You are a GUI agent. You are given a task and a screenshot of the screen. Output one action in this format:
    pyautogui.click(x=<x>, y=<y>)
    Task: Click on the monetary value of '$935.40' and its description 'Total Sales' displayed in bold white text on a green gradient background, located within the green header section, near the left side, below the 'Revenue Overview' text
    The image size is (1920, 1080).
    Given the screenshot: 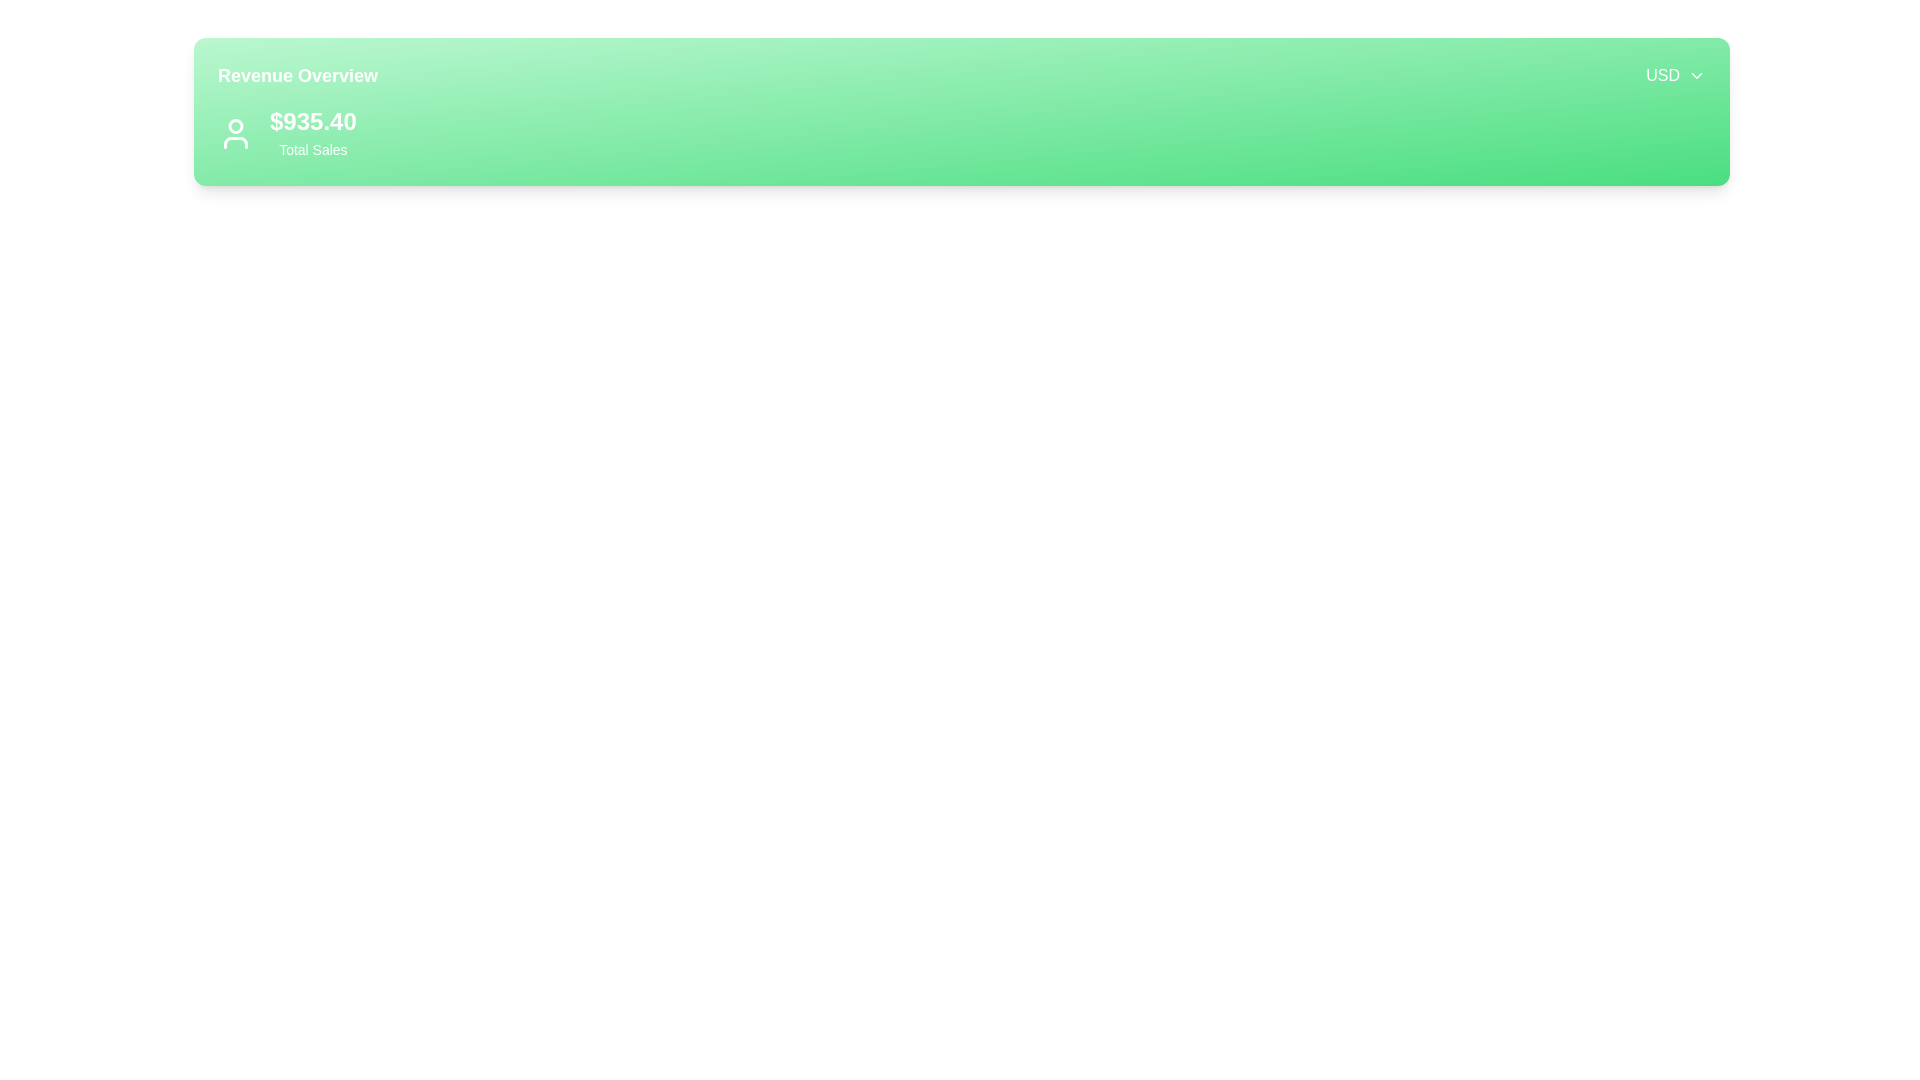 What is the action you would take?
    pyautogui.click(x=312, y=134)
    